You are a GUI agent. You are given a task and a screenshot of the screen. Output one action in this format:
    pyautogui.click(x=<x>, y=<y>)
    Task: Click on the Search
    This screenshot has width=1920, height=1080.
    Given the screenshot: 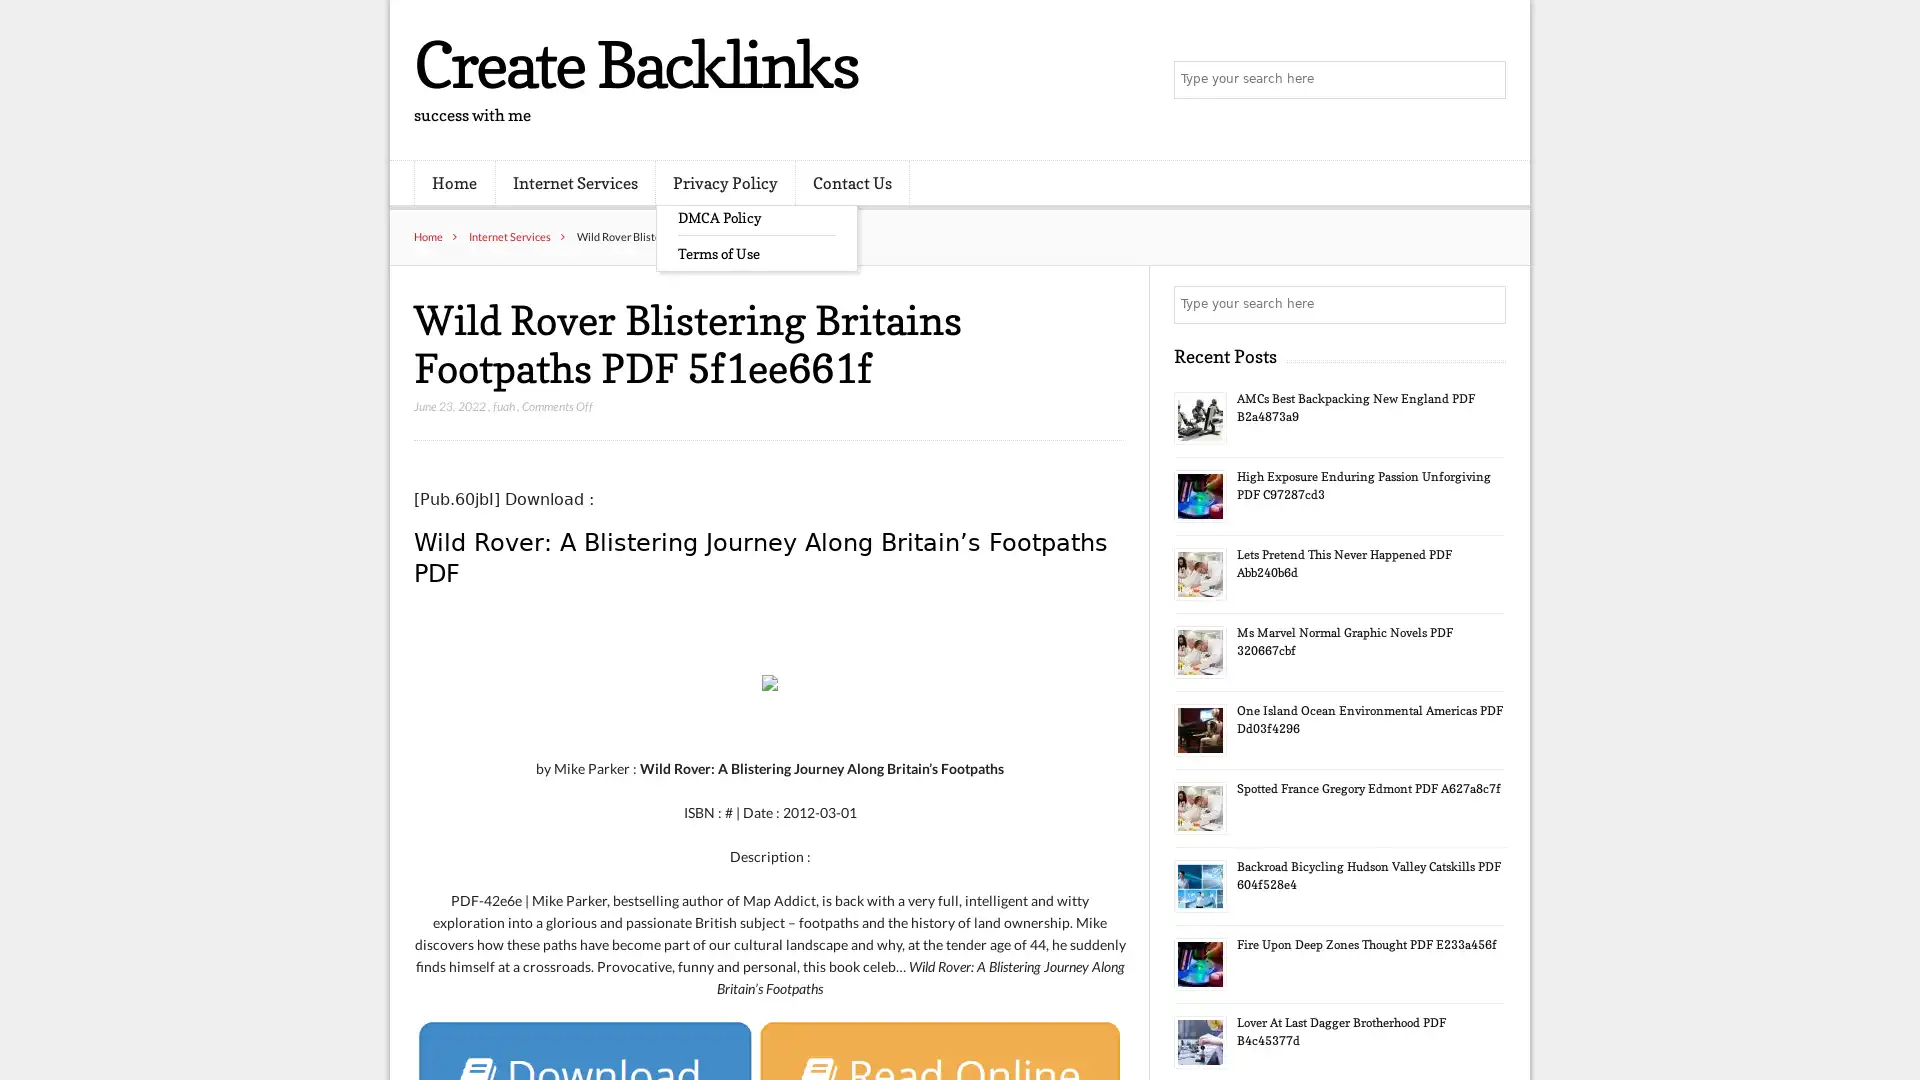 What is the action you would take?
    pyautogui.click(x=1485, y=80)
    